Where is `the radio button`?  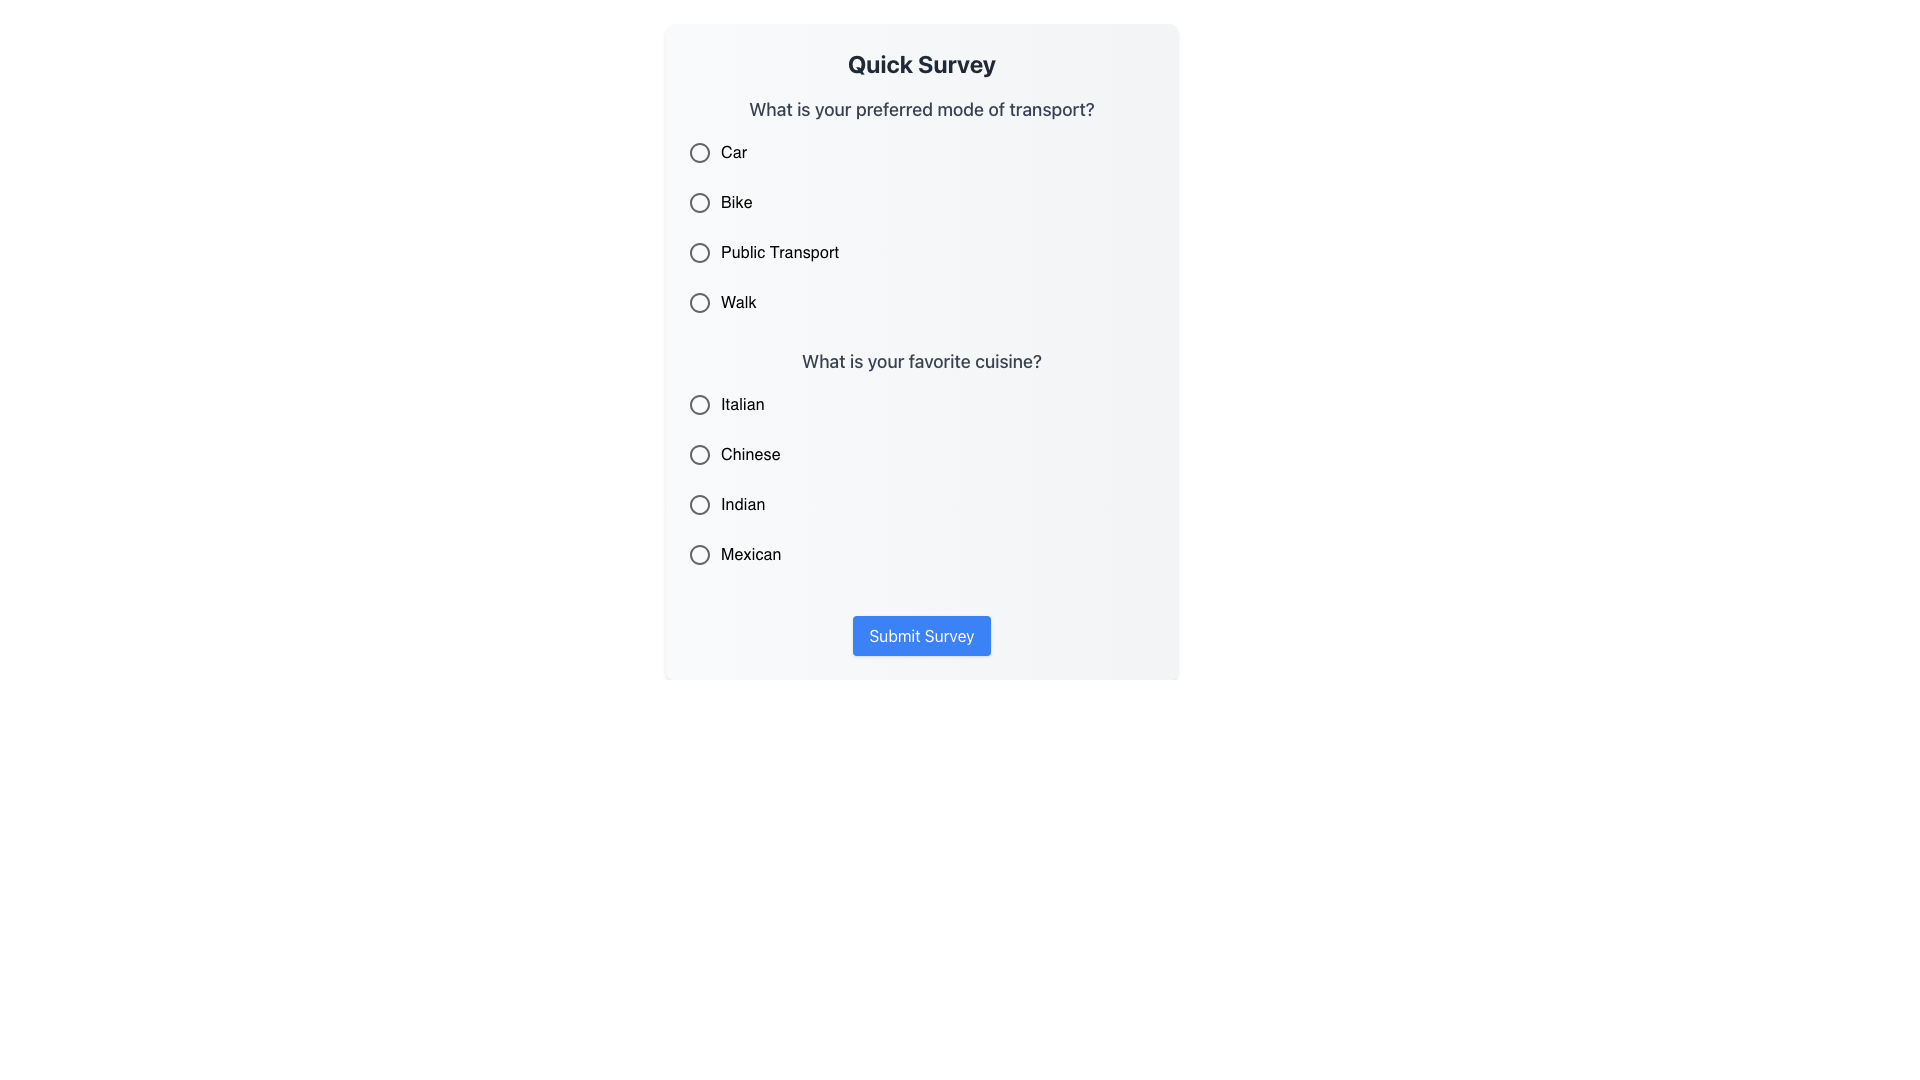 the radio button is located at coordinates (700, 405).